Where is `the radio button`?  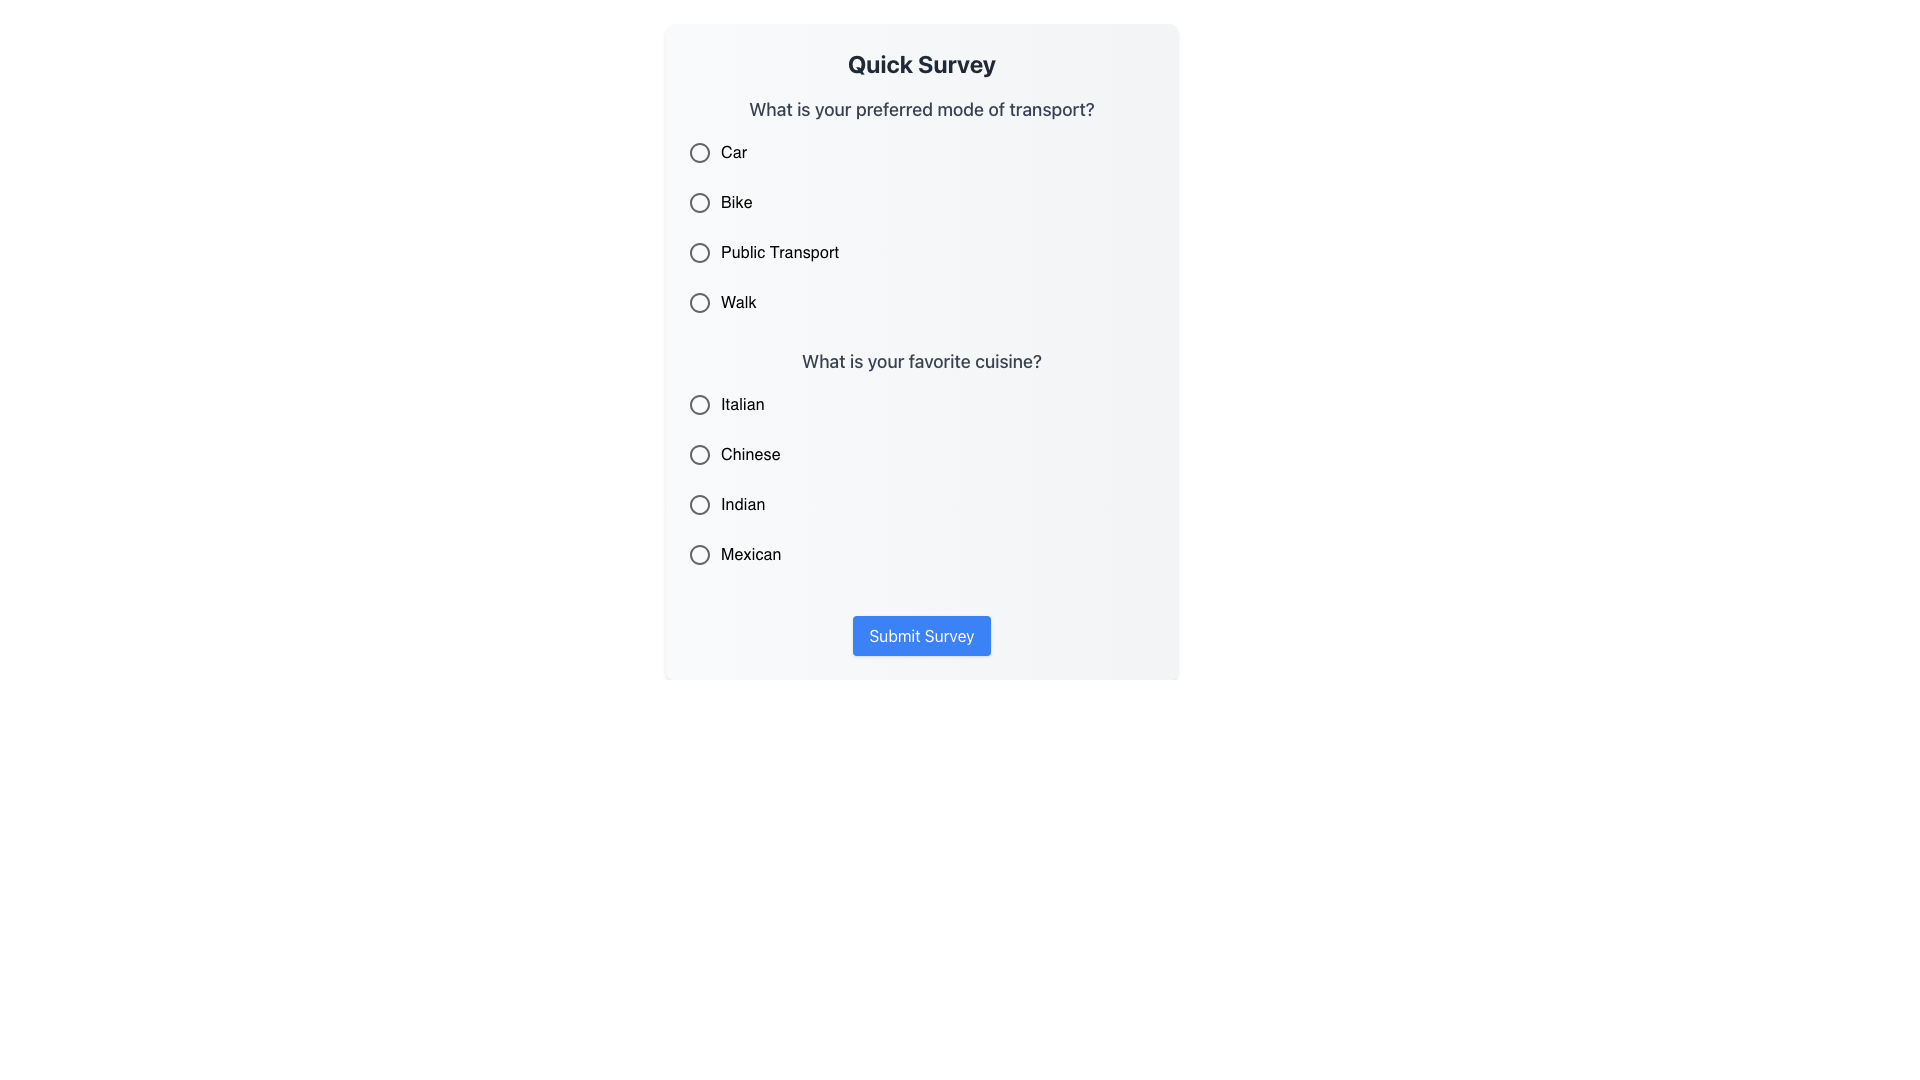 the radio button is located at coordinates (700, 405).